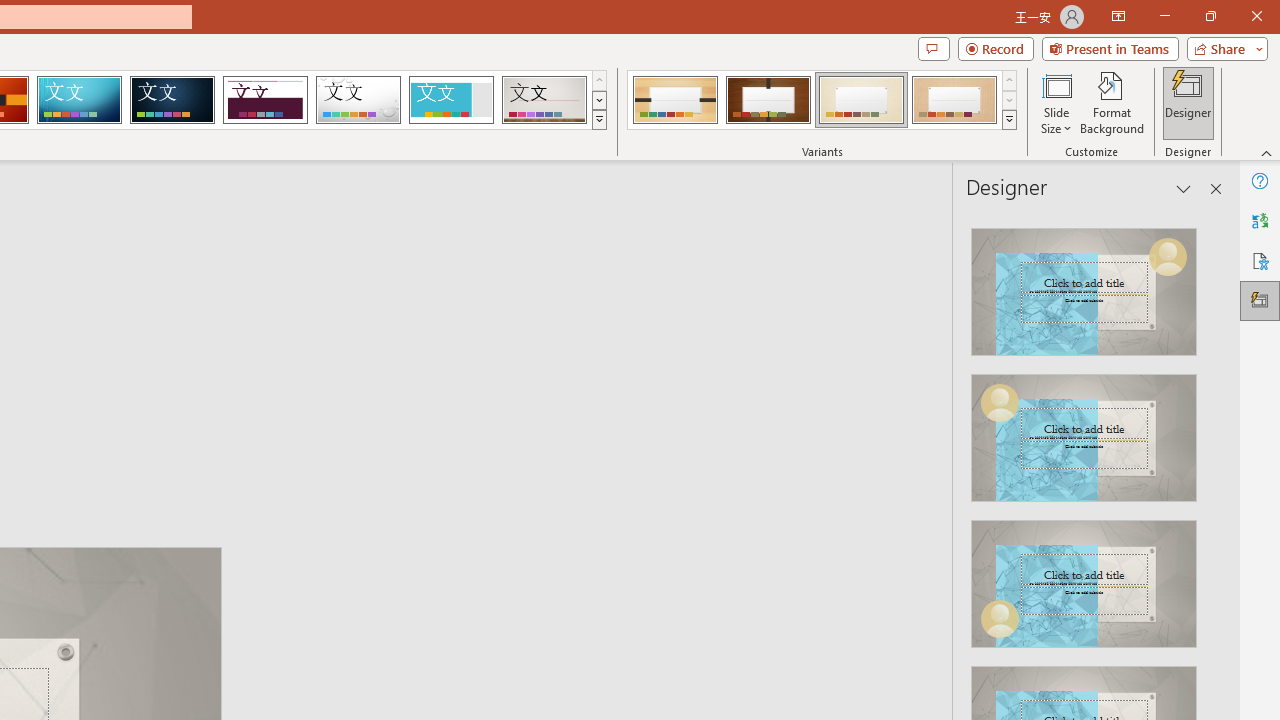 The image size is (1280, 720). Describe the element at coordinates (1009, 120) in the screenshot. I see `'Variants'` at that location.